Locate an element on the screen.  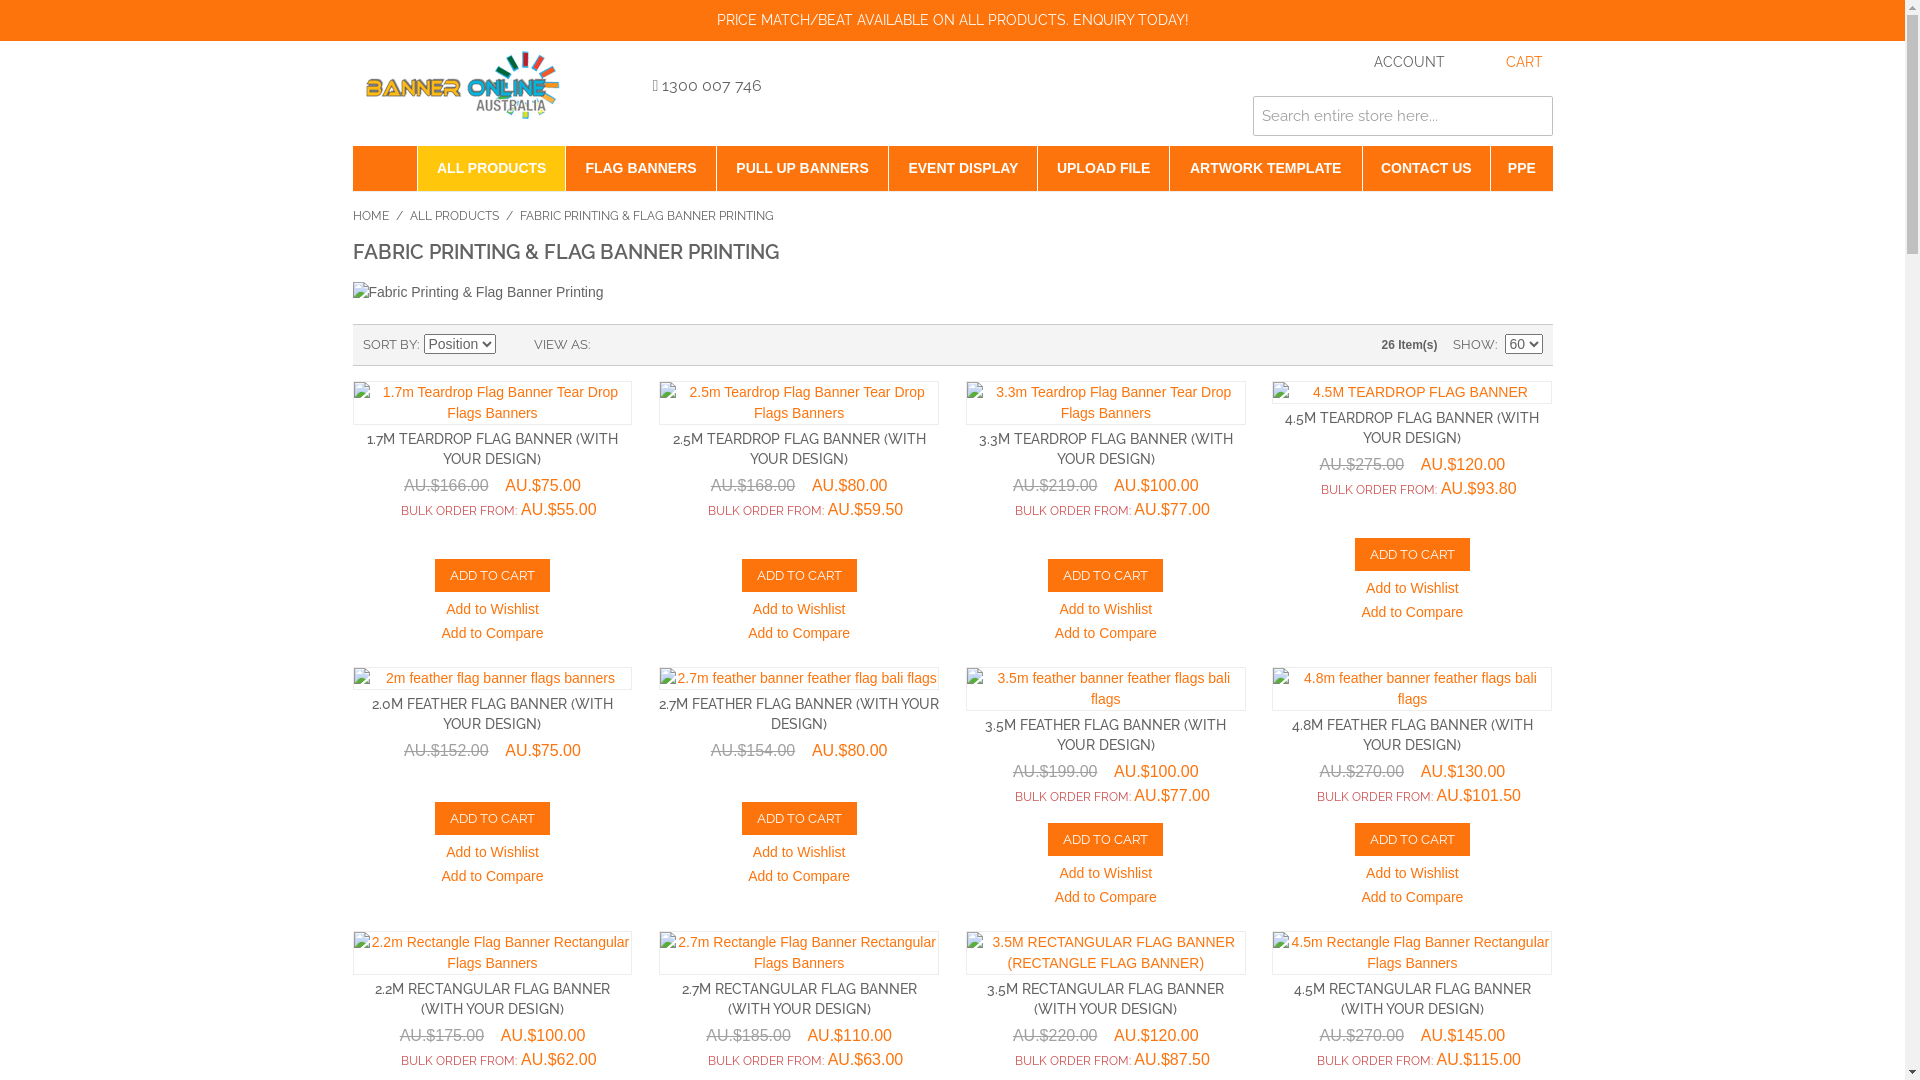
'ACCOUNT' is located at coordinates (1389, 61).